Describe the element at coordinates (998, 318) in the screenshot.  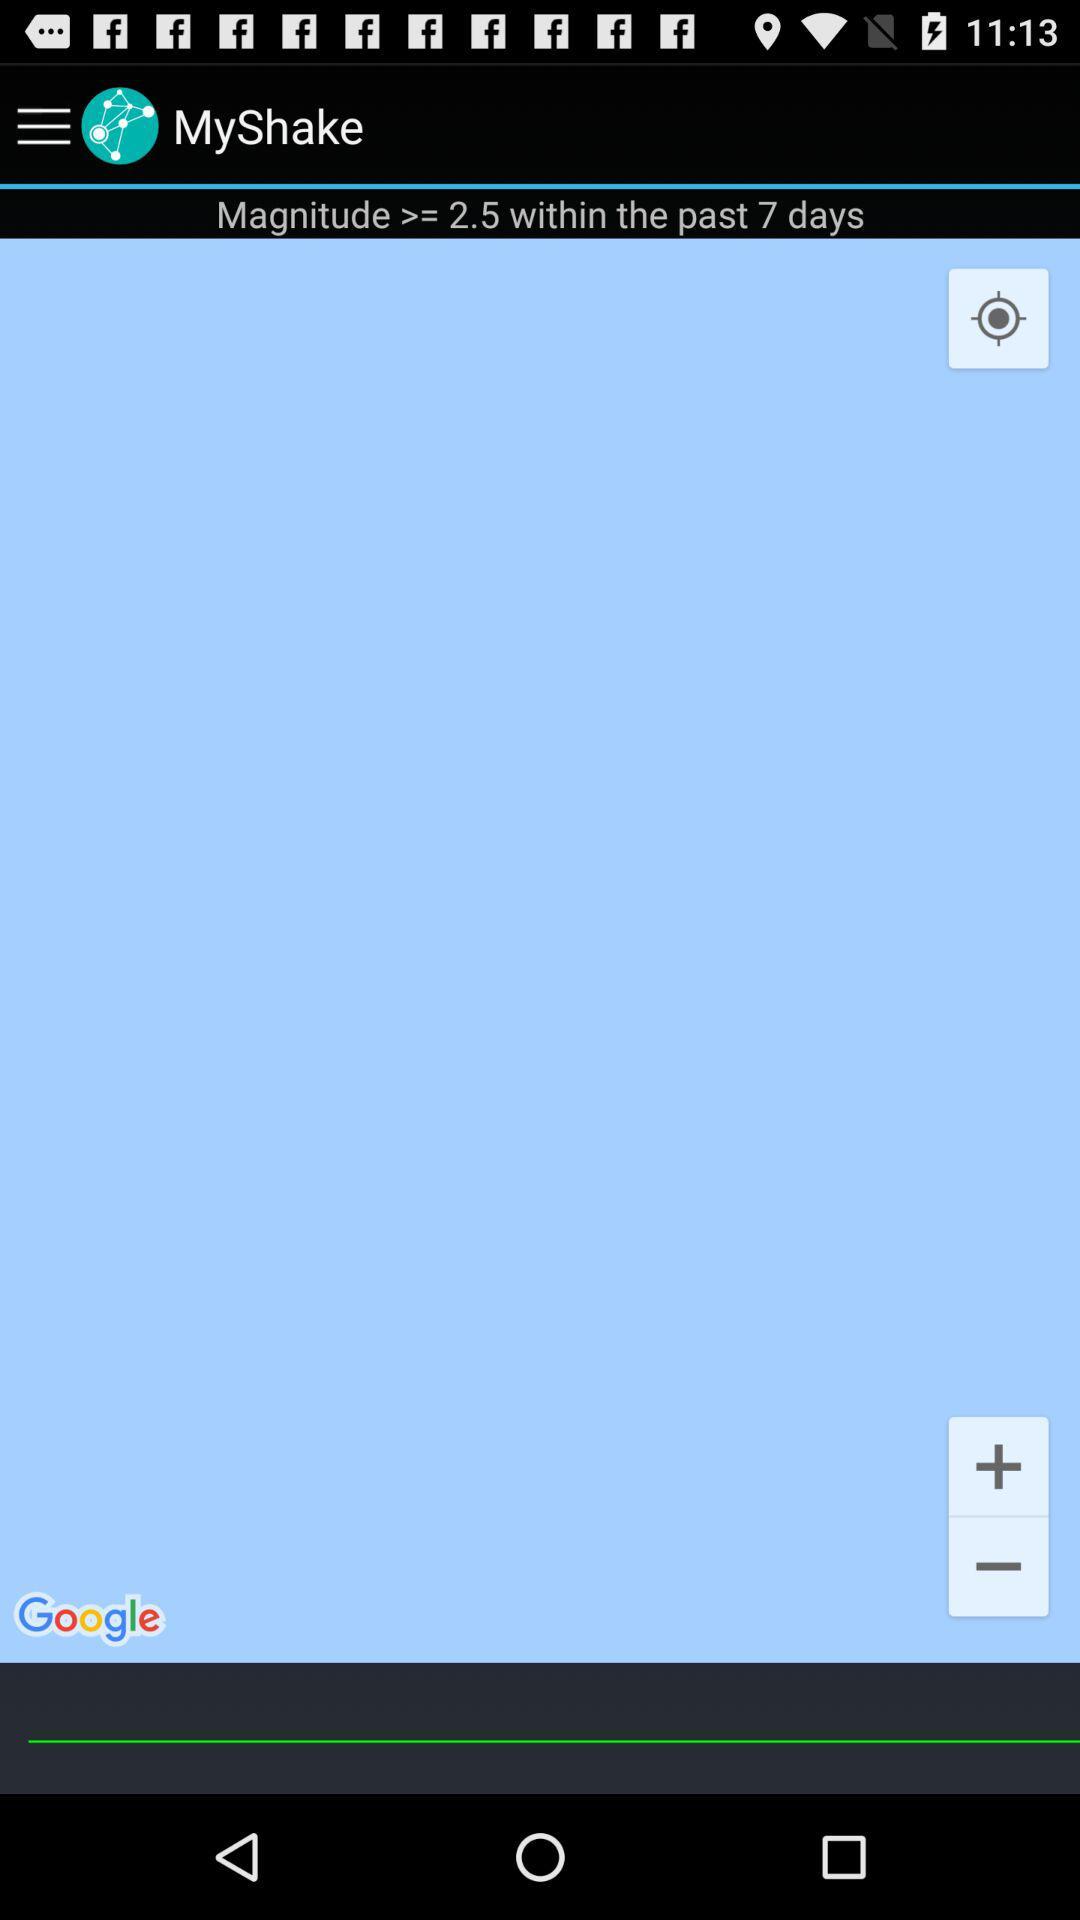
I see `the icon at the top right corner` at that location.